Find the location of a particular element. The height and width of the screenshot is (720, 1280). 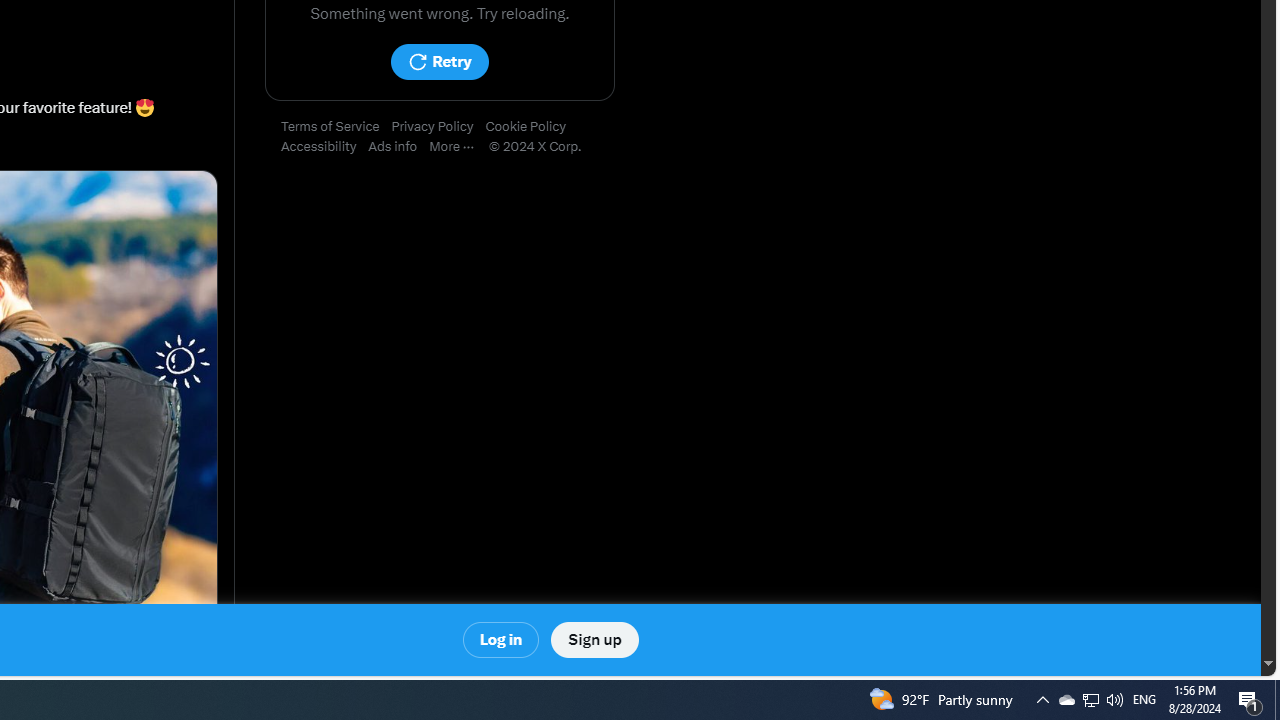

'Sign up' is located at coordinates (593, 640).